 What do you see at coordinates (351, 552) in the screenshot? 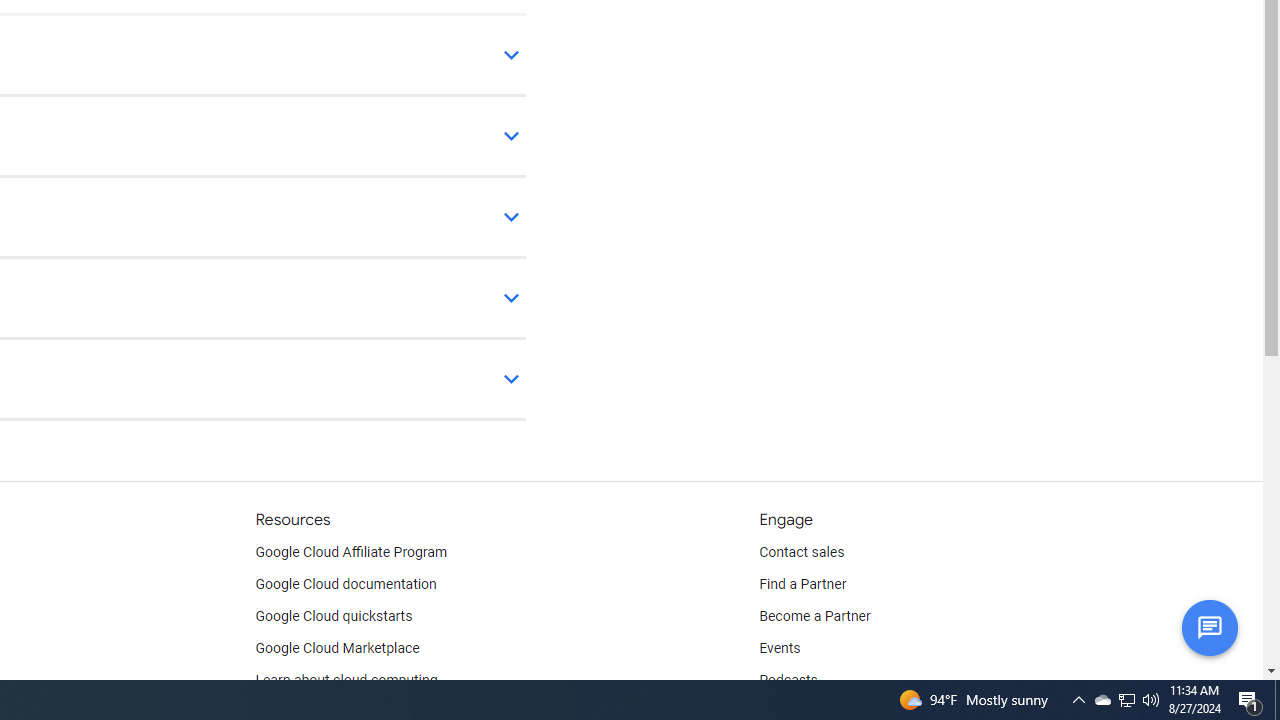
I see `'Google Cloud Affiliate Program'` at bounding box center [351, 552].